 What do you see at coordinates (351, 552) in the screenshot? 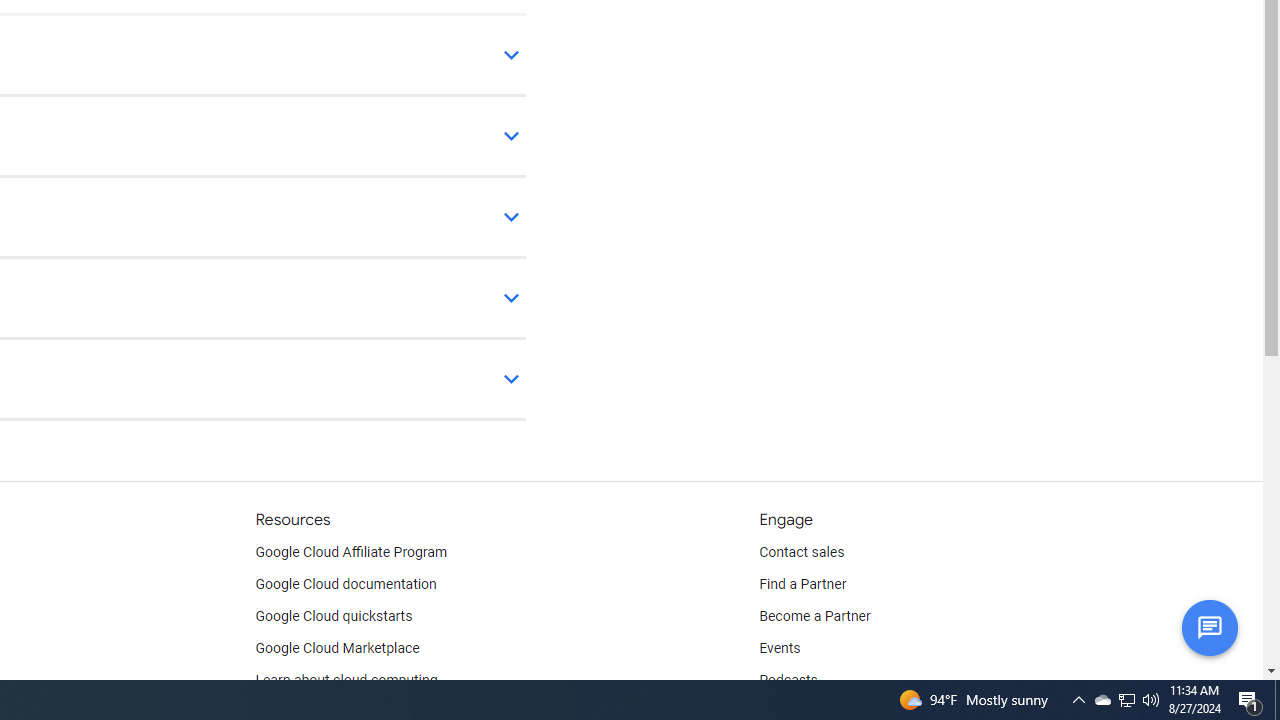
I see `'Google Cloud Affiliate Program'` at bounding box center [351, 552].